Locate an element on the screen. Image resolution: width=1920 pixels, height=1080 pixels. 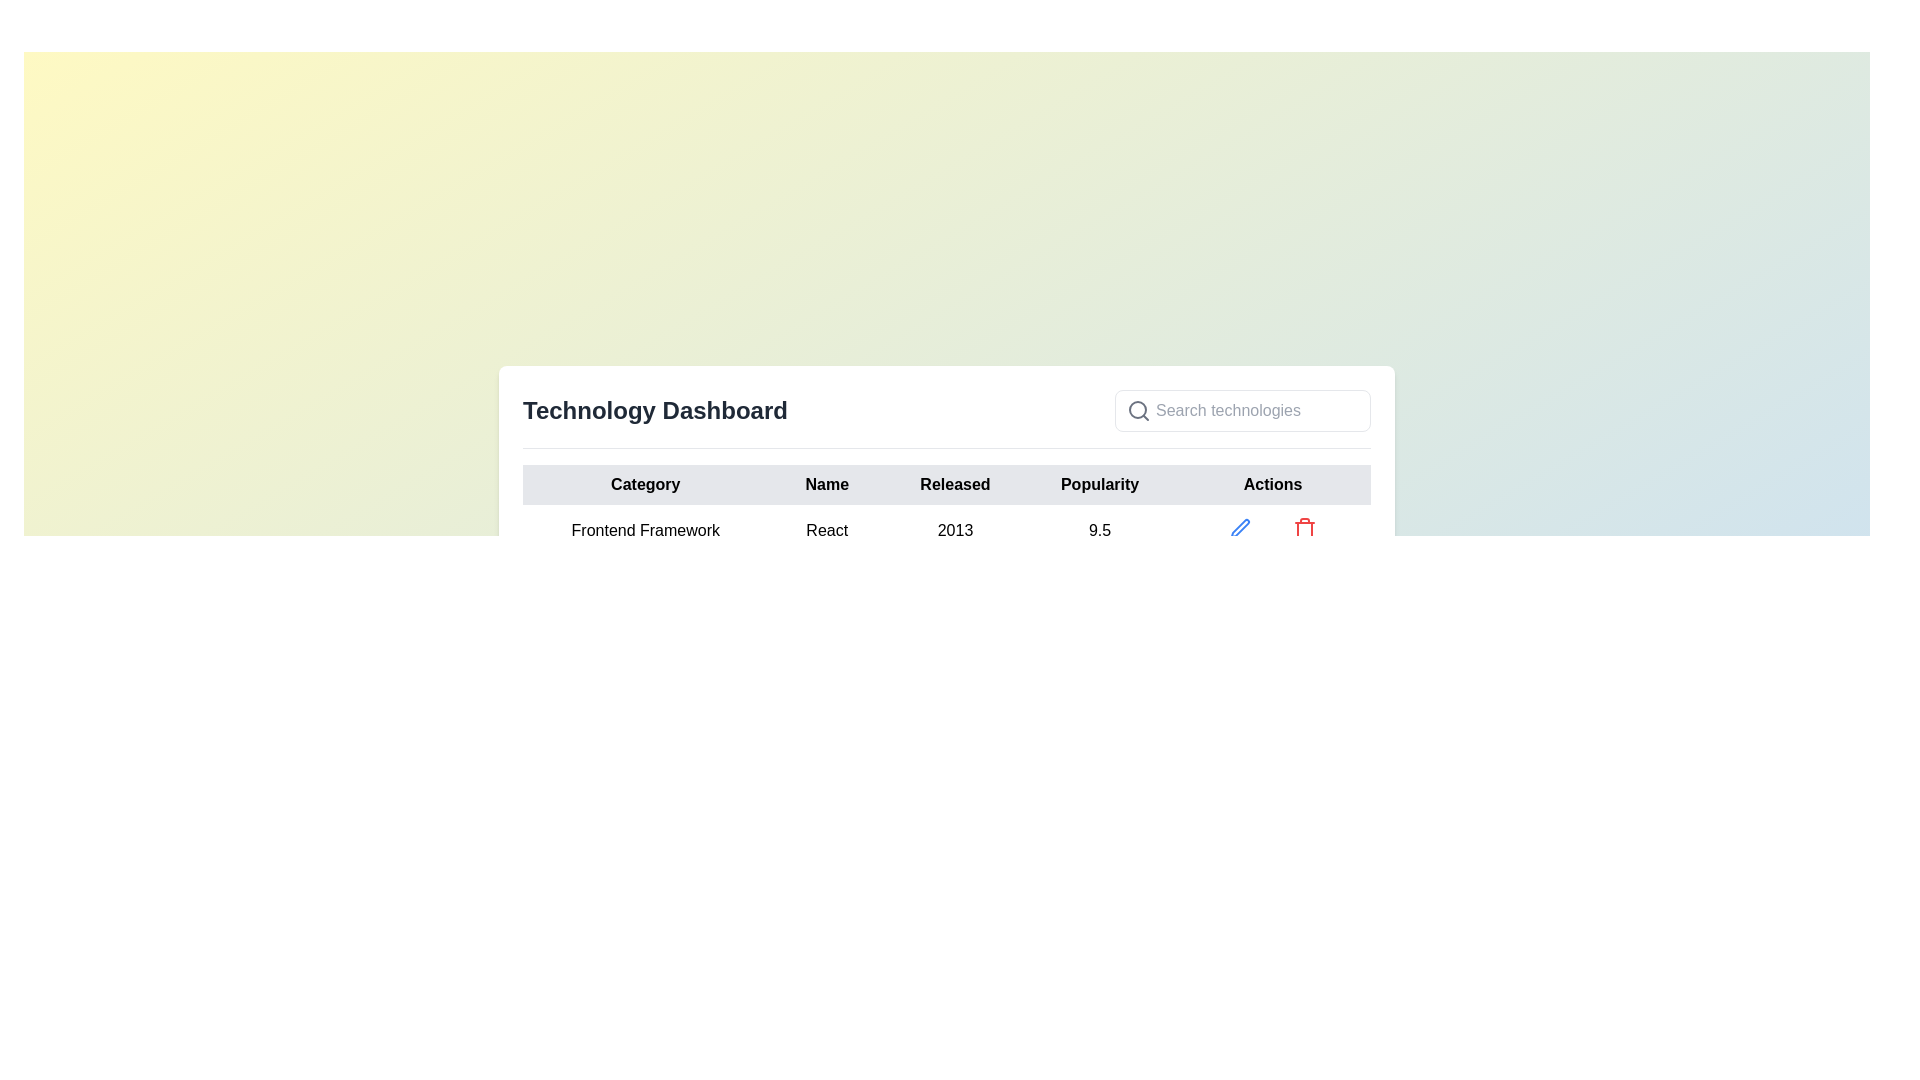
the 'Category' header cell in the first column of the top-row header in the table, which has a gray background and bold font style is located at coordinates (644, 485).